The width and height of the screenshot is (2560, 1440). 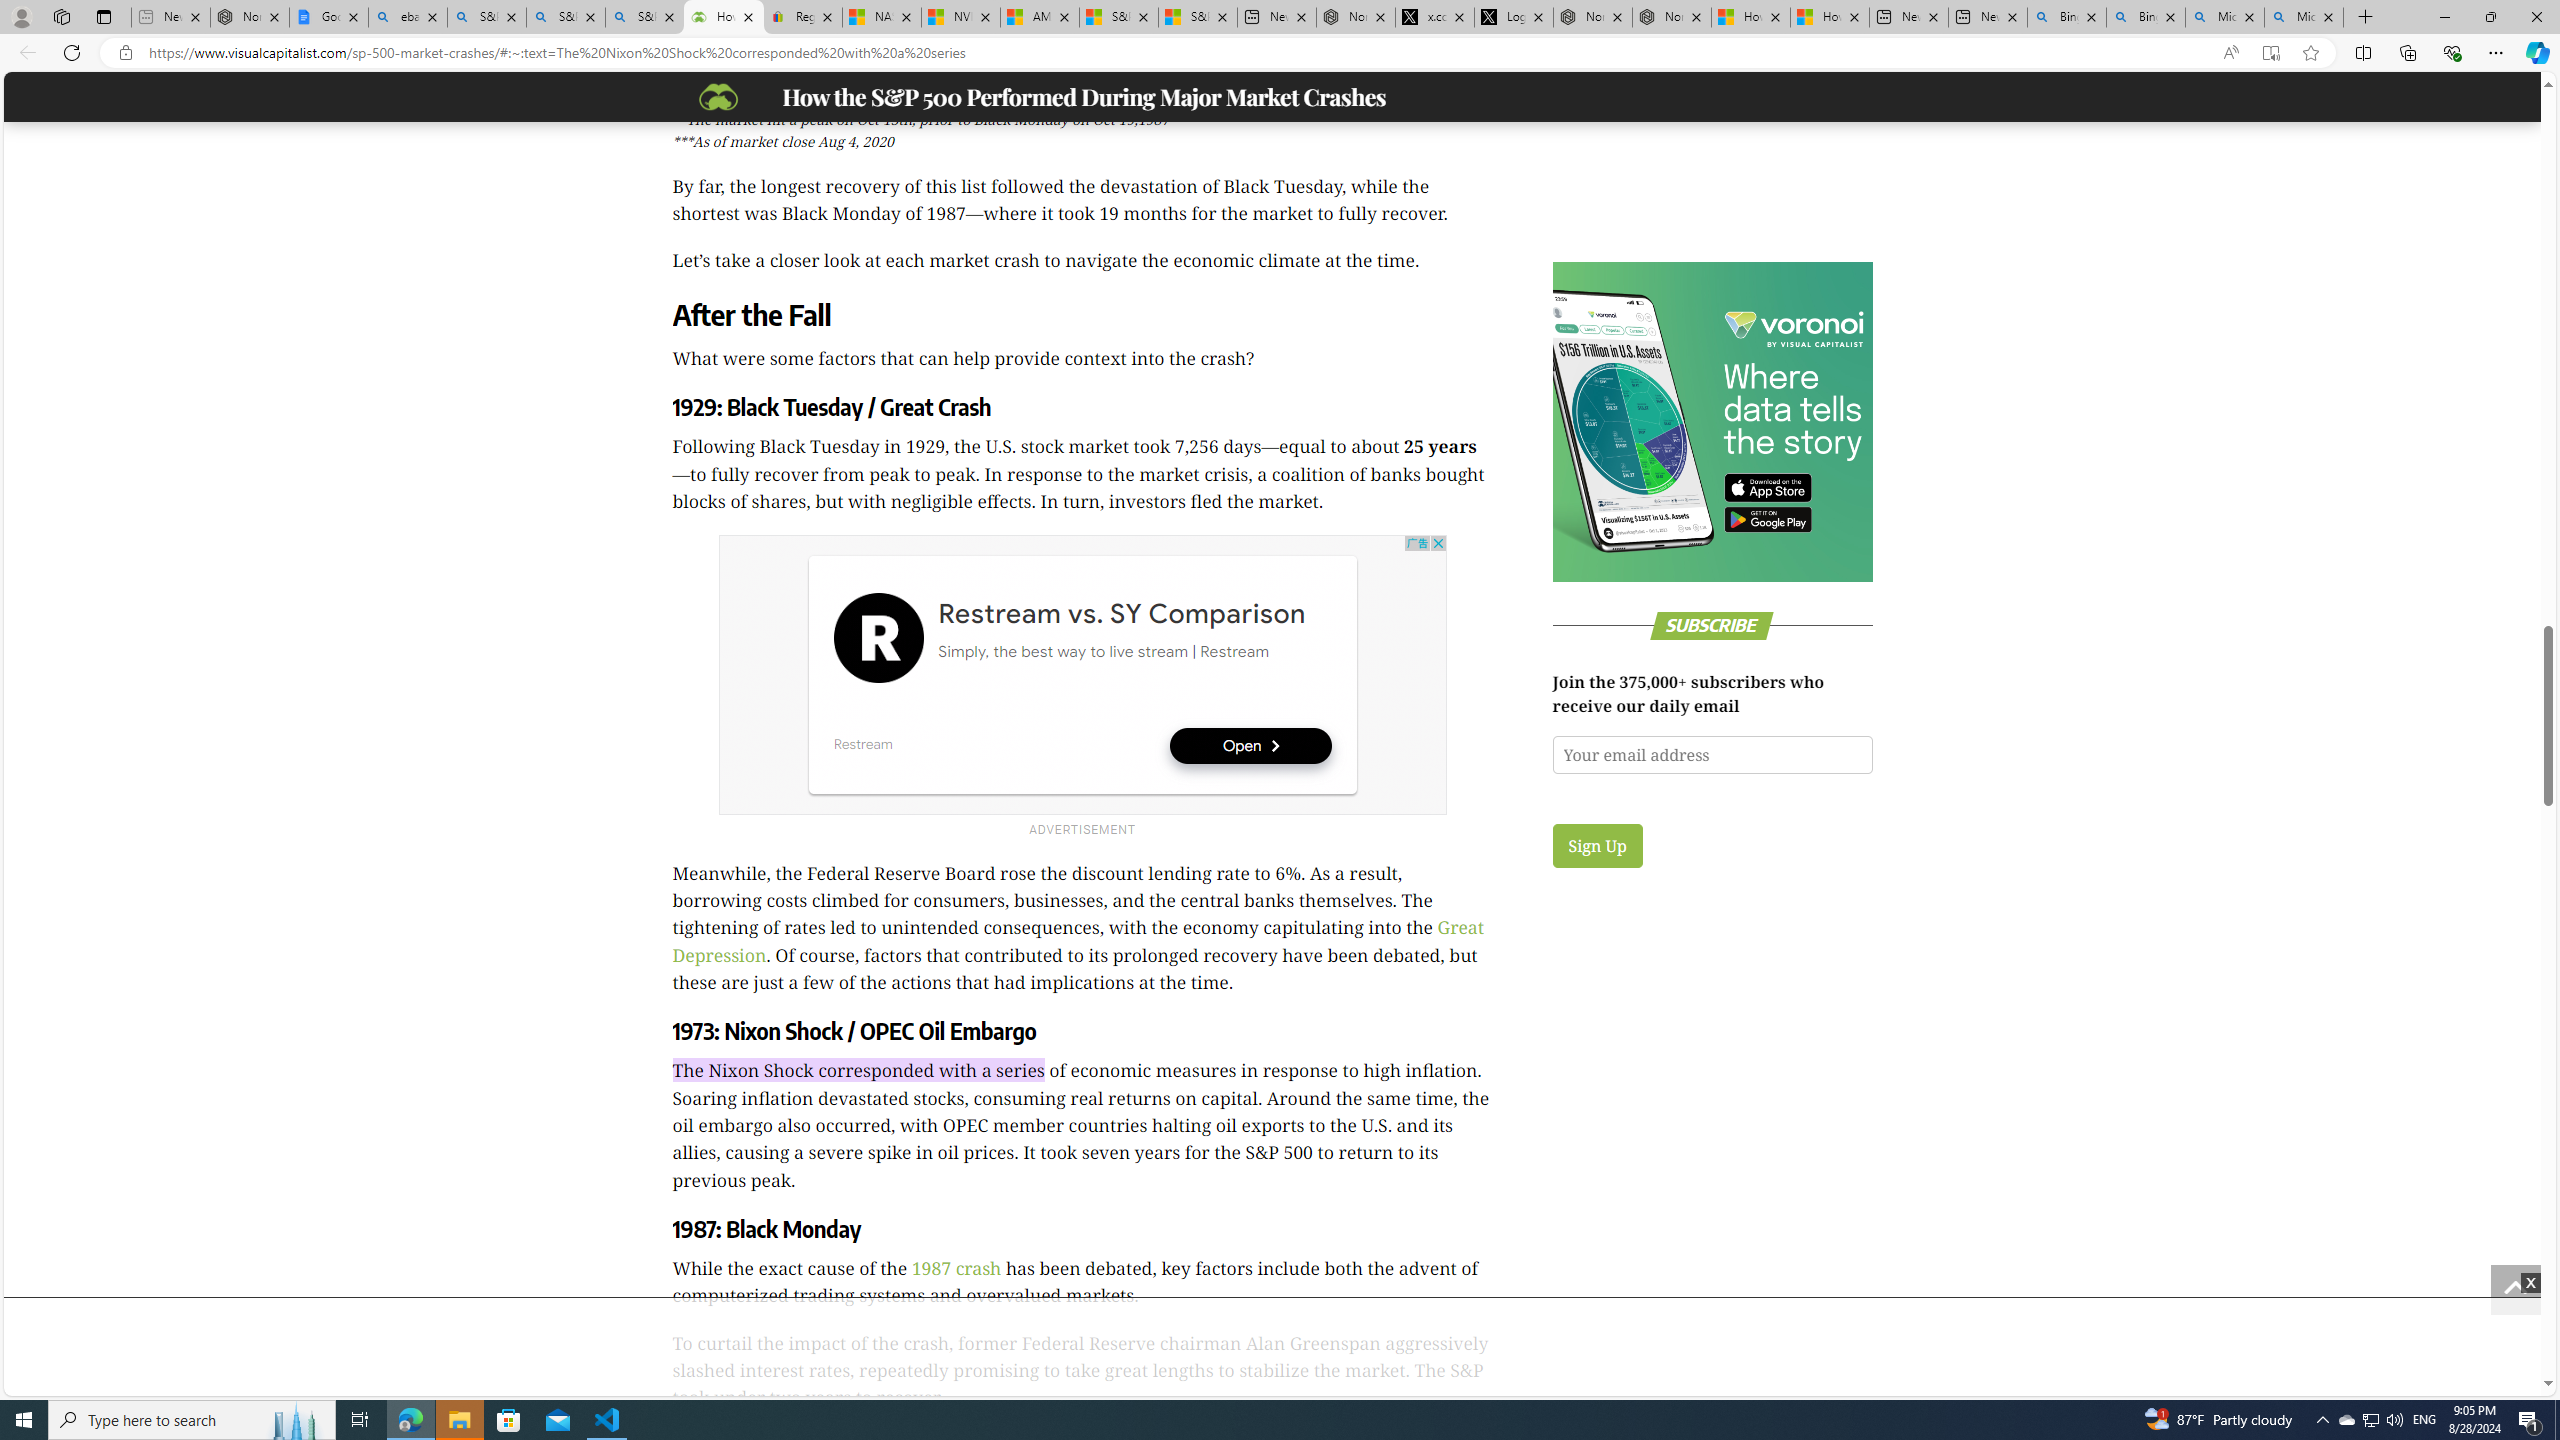 I want to click on '1987 crash', so click(x=955, y=1267).